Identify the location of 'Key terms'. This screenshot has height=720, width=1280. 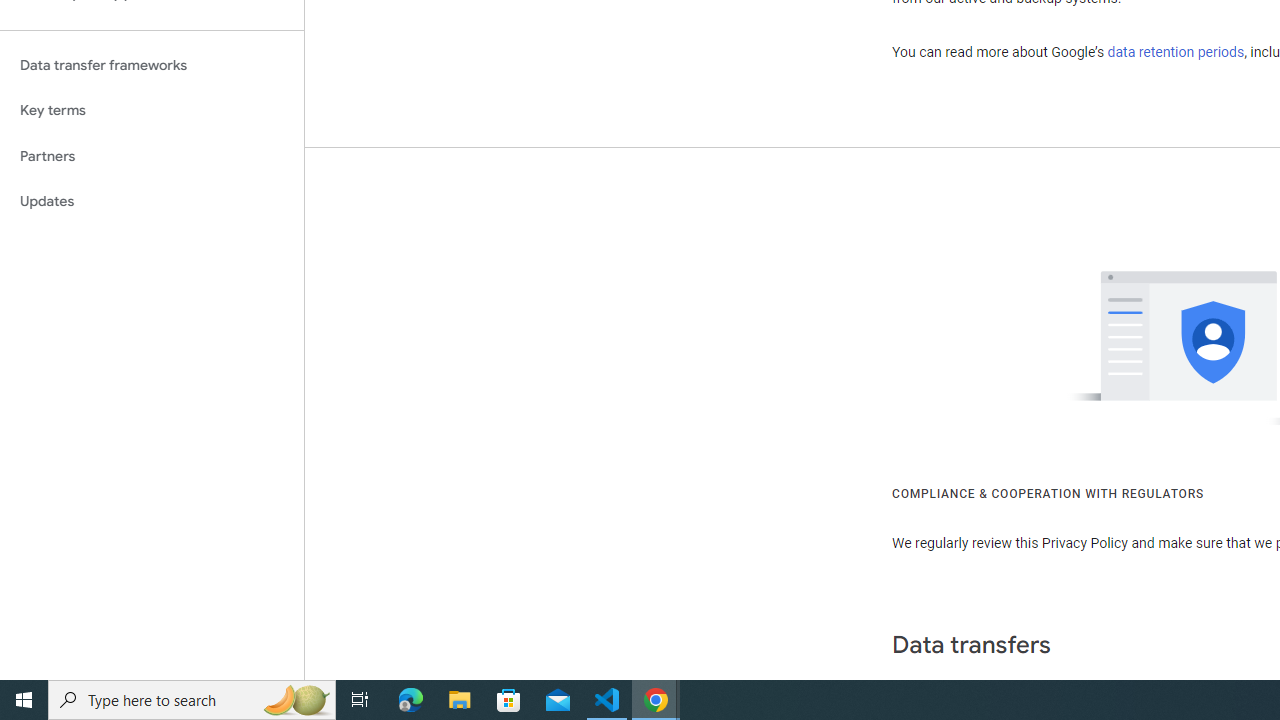
(151, 110).